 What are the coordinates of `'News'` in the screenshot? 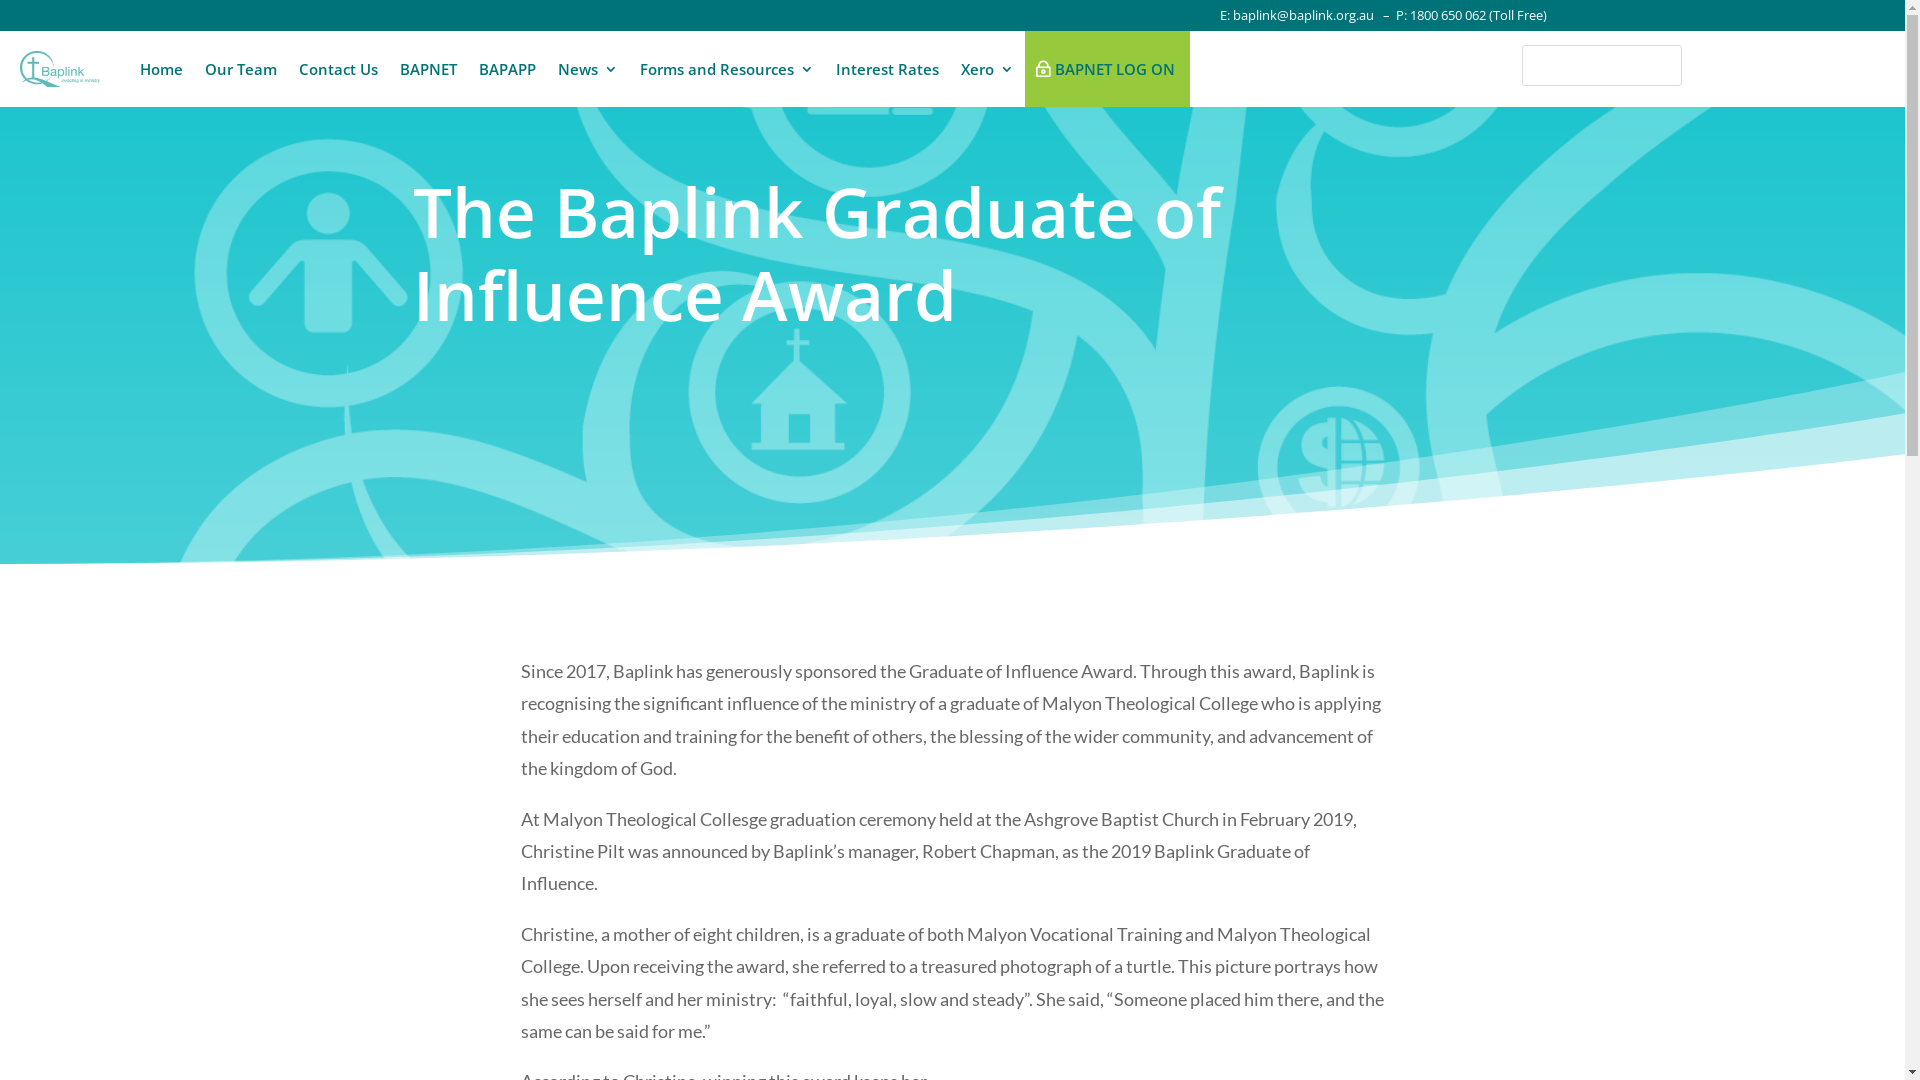 It's located at (587, 68).